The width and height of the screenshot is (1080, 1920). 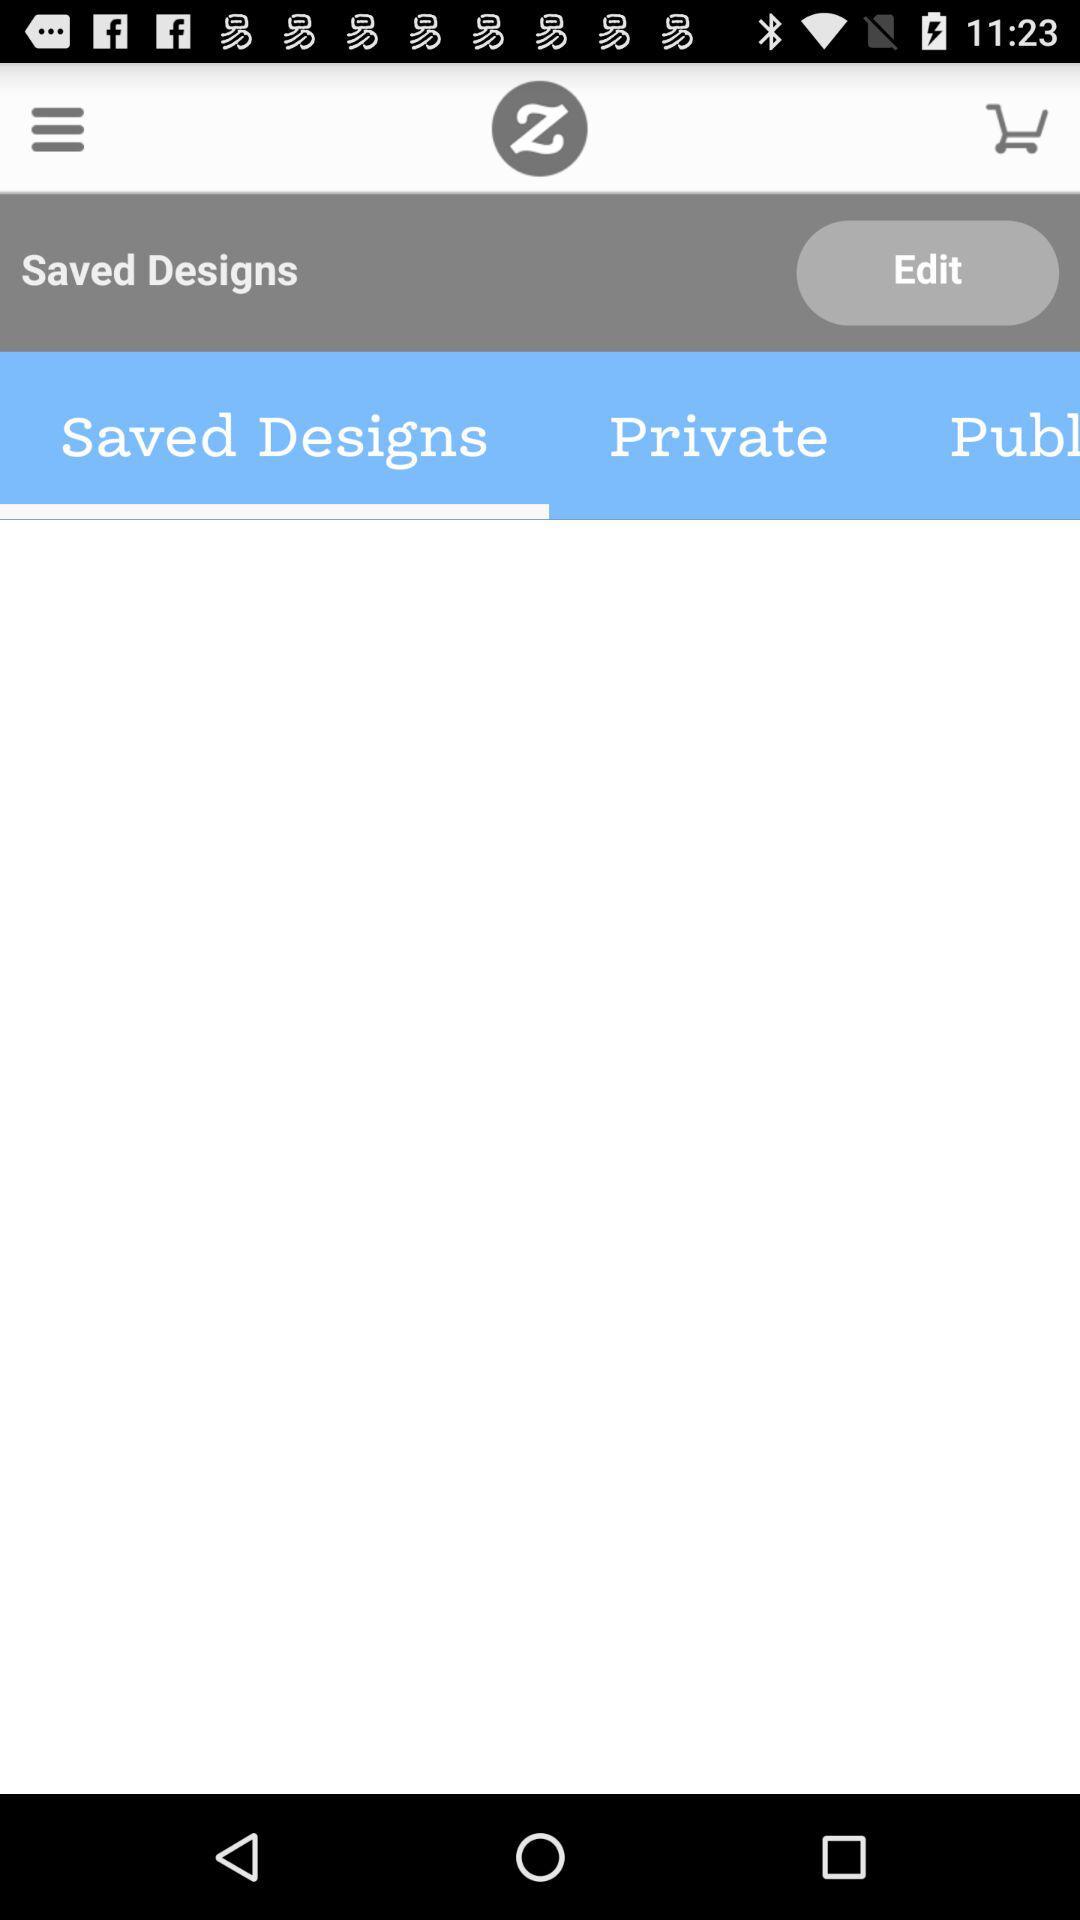 I want to click on the menu icon, so click(x=56, y=136).